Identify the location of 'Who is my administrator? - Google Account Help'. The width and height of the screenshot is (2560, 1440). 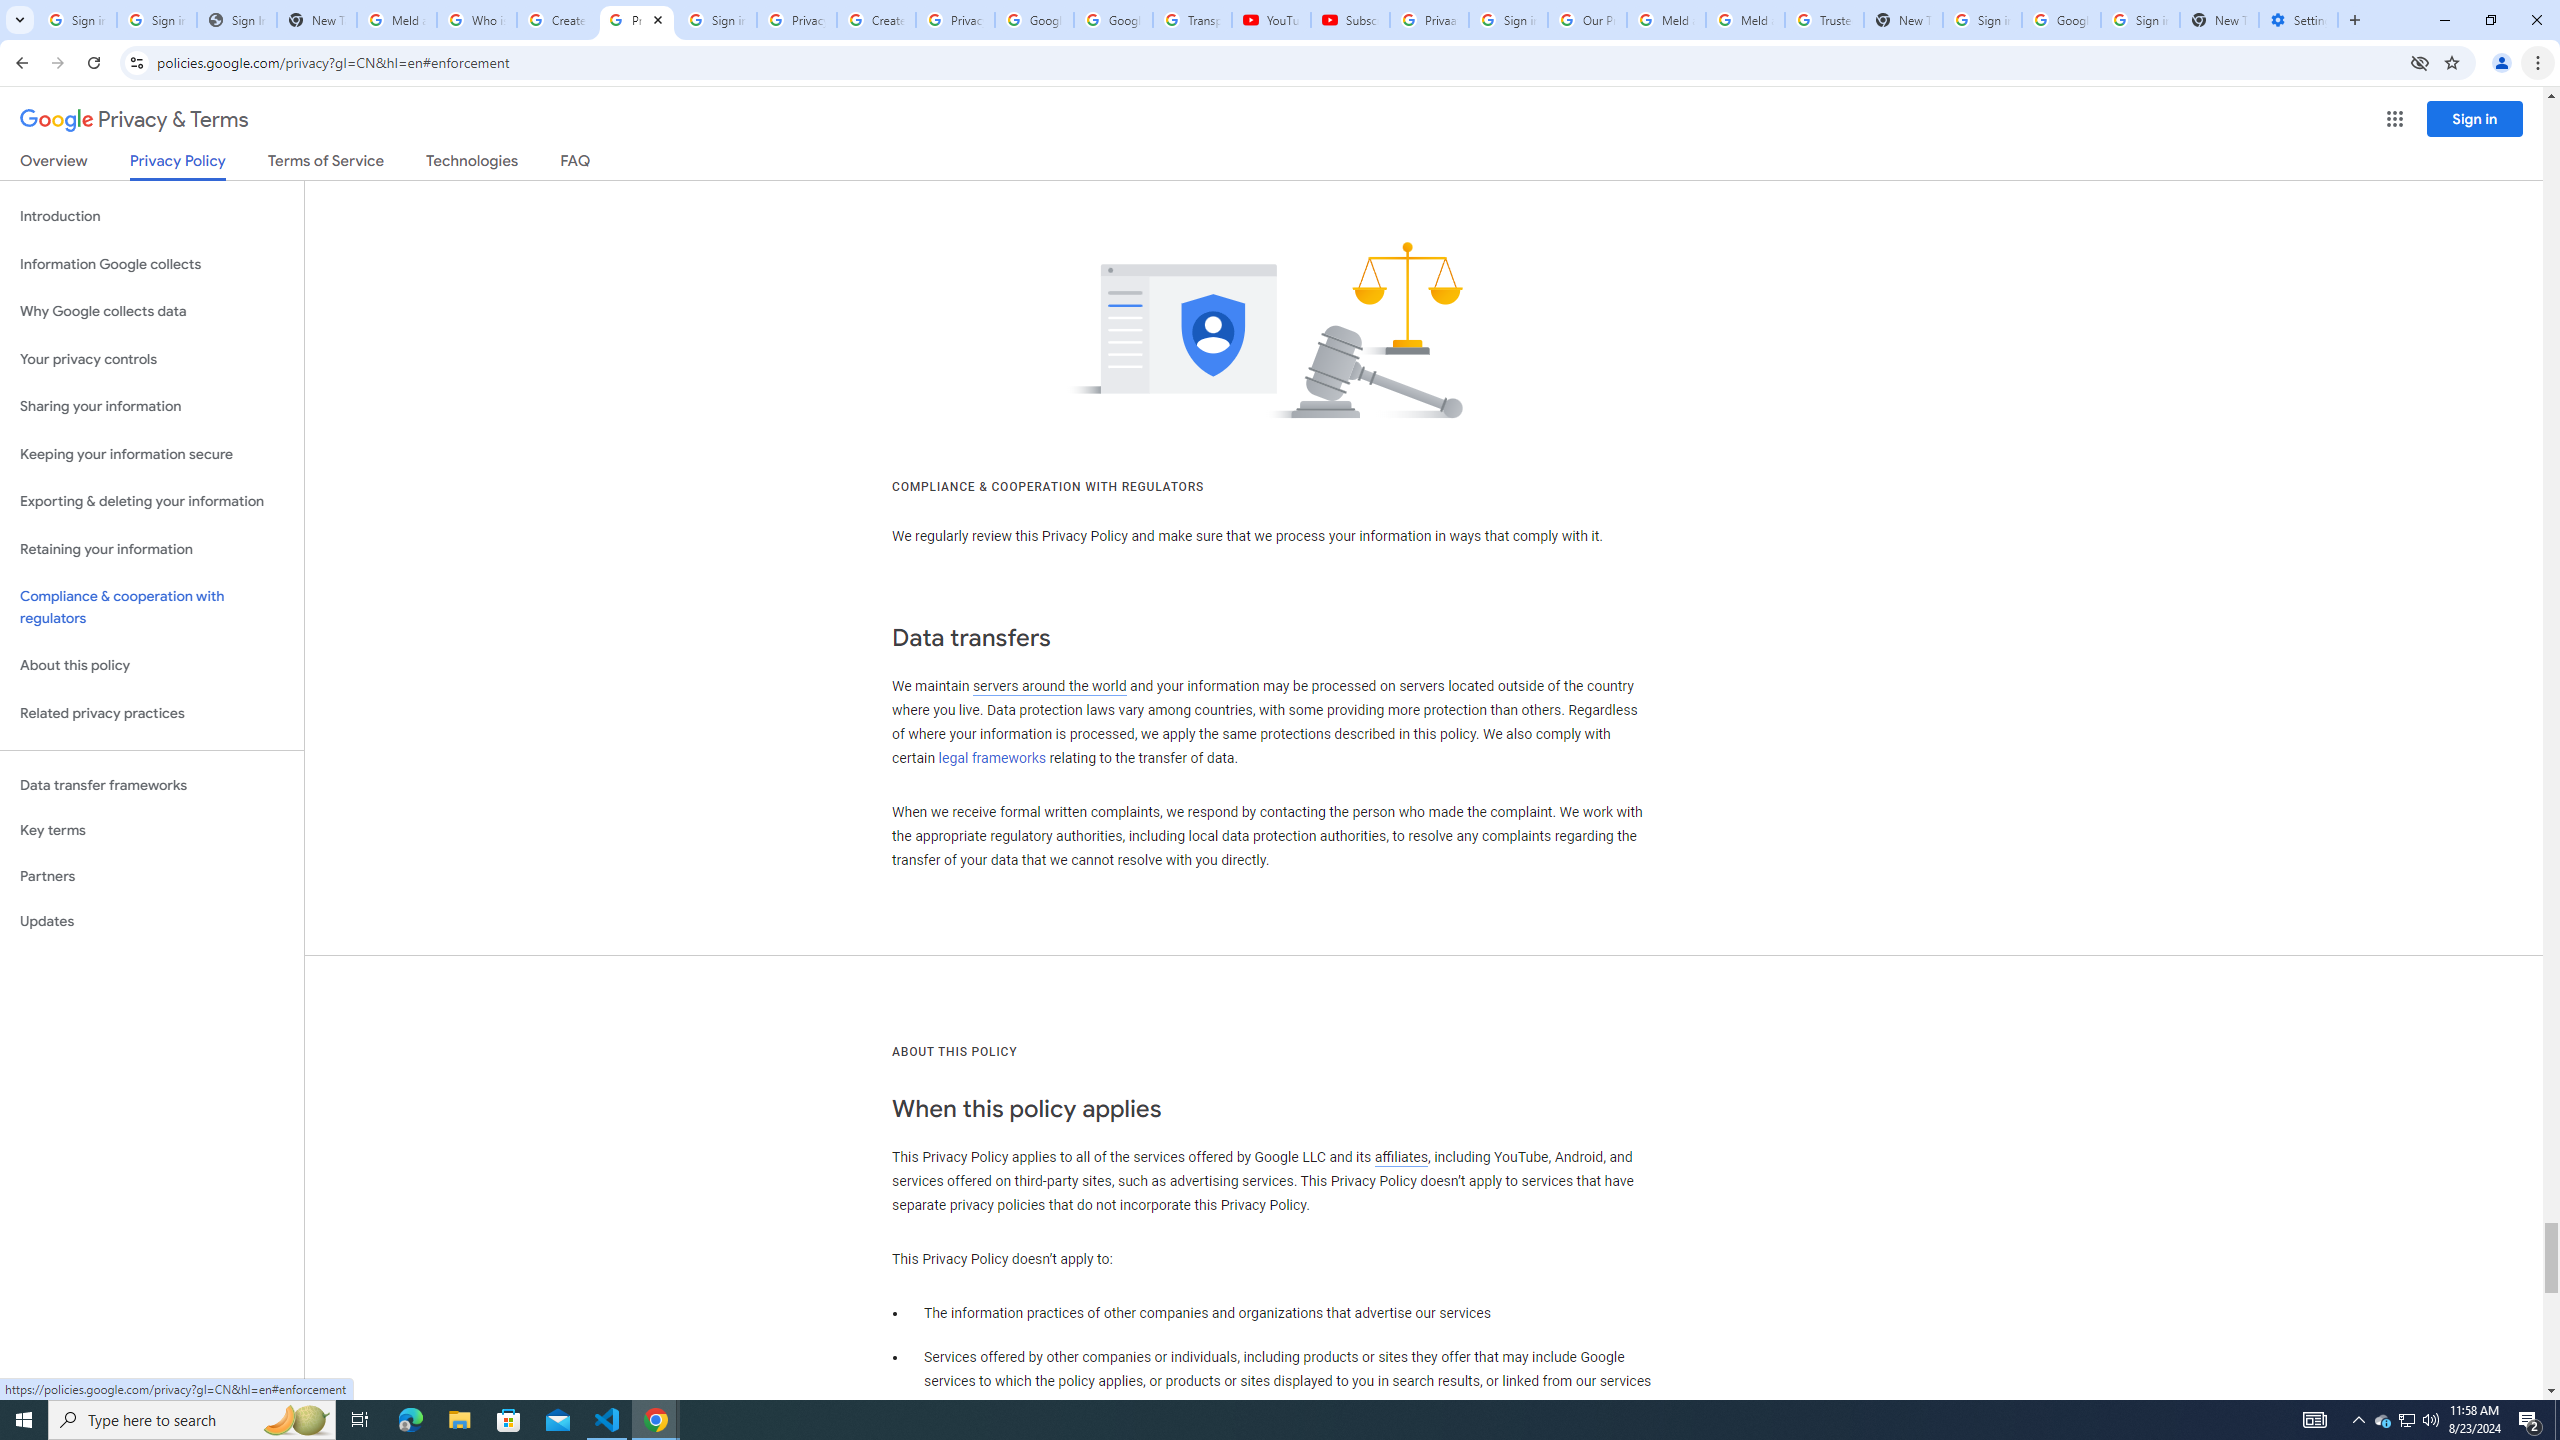
(476, 19).